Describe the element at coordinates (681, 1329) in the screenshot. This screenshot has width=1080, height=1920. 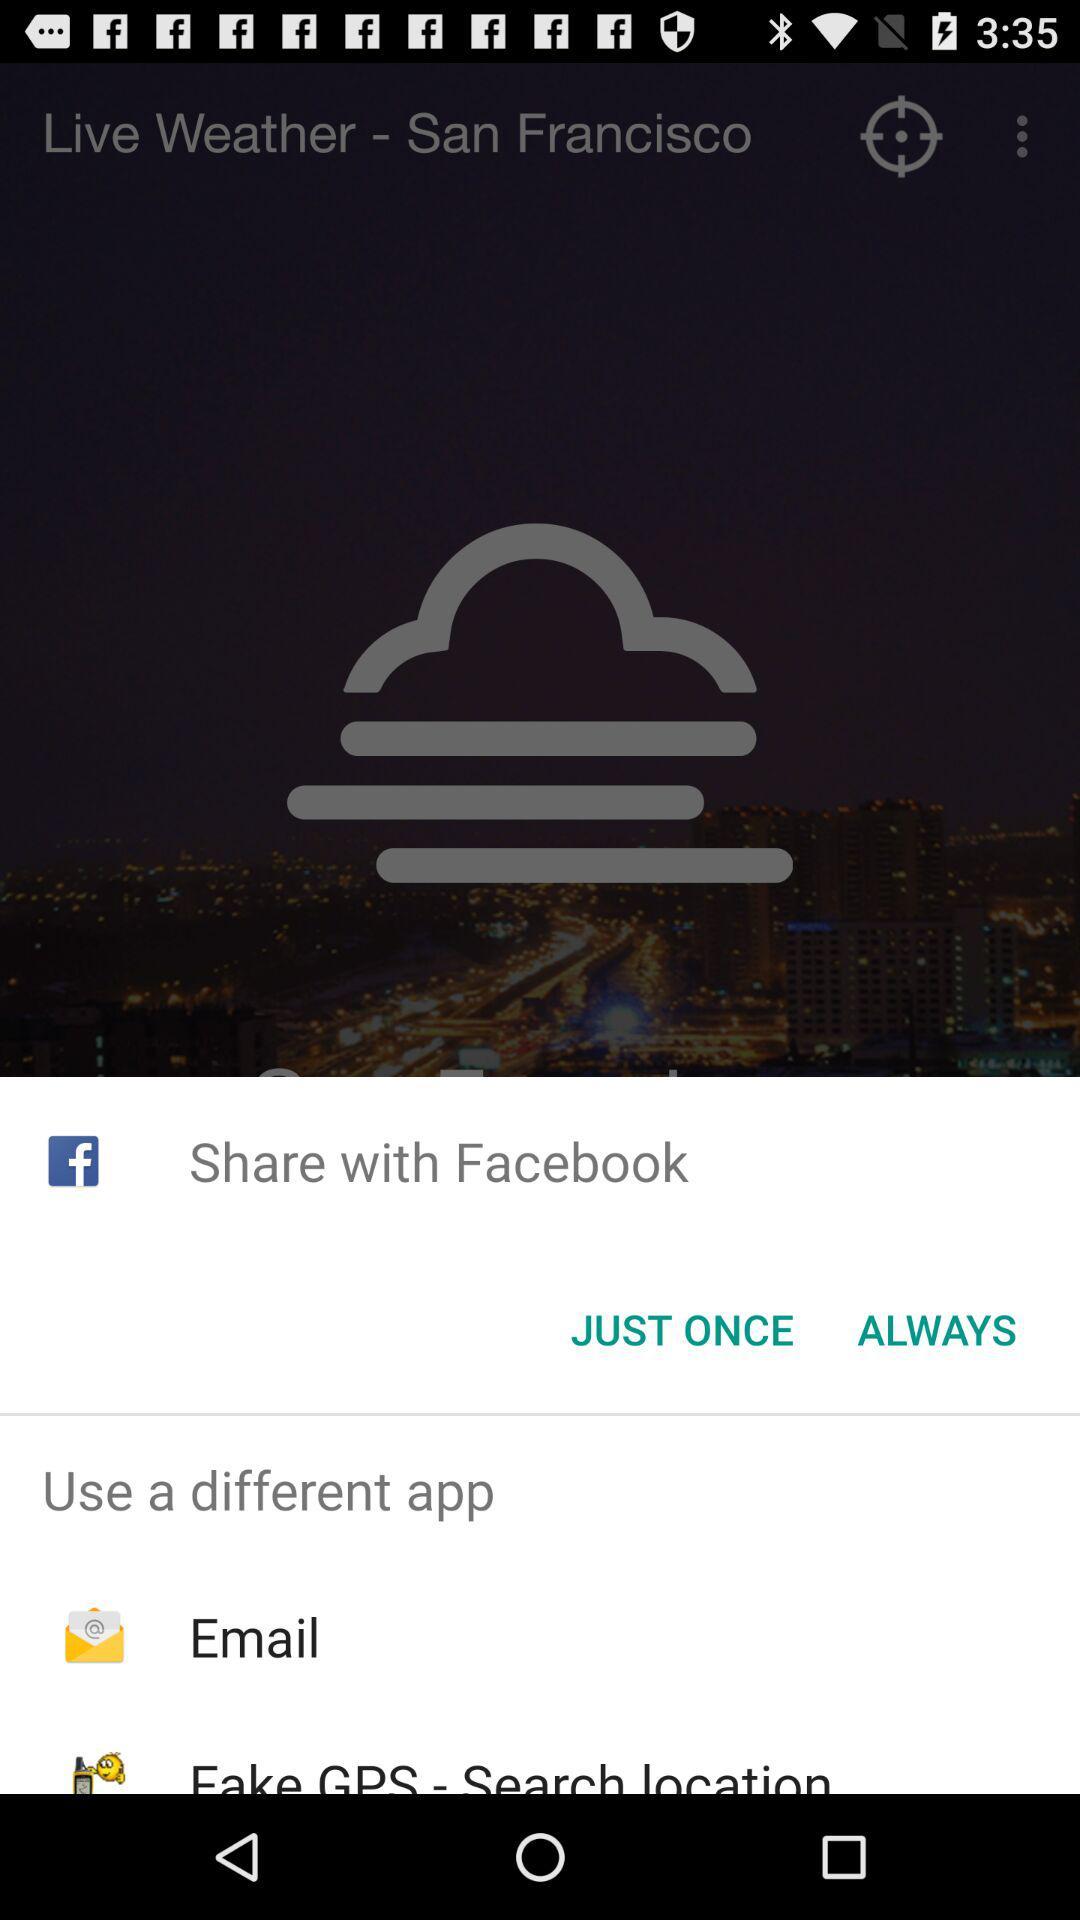
I see `the icon to the left of always icon` at that location.